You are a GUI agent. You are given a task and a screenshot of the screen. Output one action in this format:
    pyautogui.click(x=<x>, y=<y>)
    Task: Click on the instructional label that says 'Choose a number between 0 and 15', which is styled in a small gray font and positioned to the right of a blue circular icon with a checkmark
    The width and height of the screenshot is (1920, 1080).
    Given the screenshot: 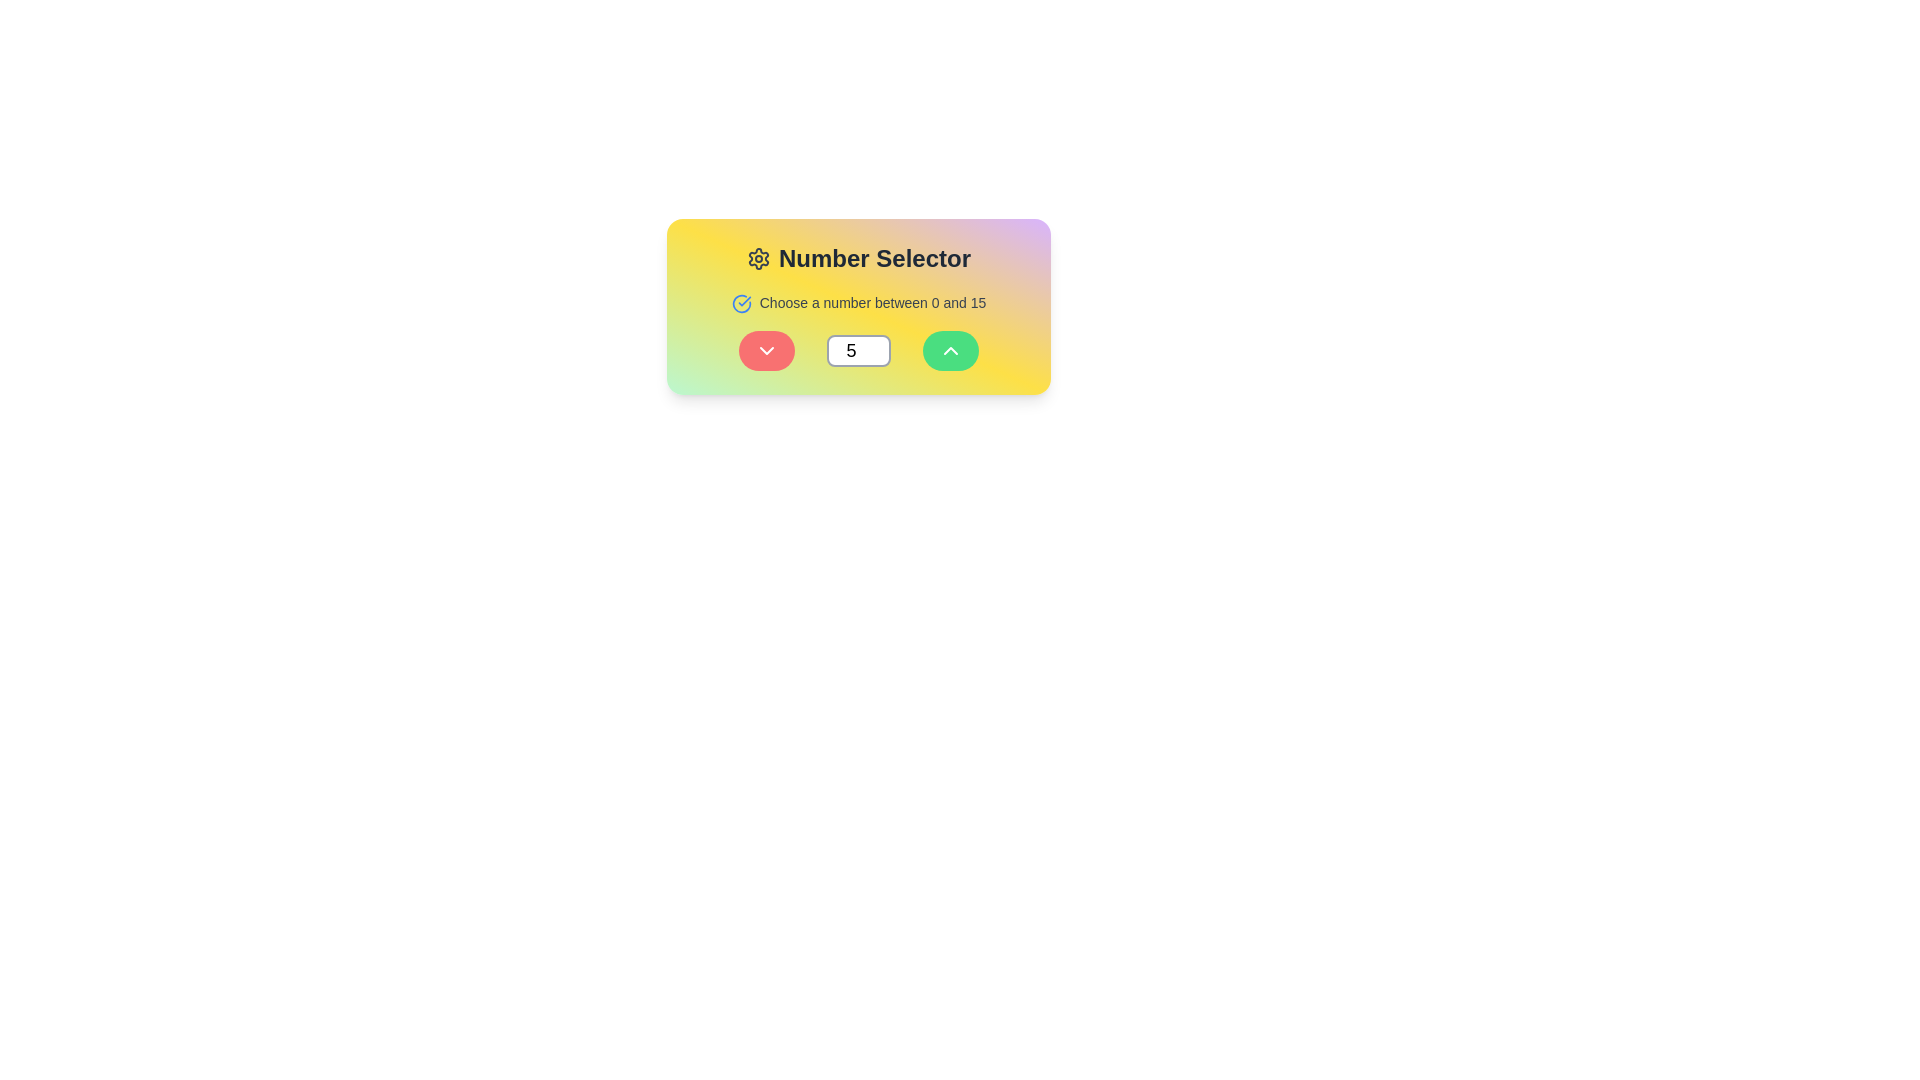 What is the action you would take?
    pyautogui.click(x=873, y=303)
    